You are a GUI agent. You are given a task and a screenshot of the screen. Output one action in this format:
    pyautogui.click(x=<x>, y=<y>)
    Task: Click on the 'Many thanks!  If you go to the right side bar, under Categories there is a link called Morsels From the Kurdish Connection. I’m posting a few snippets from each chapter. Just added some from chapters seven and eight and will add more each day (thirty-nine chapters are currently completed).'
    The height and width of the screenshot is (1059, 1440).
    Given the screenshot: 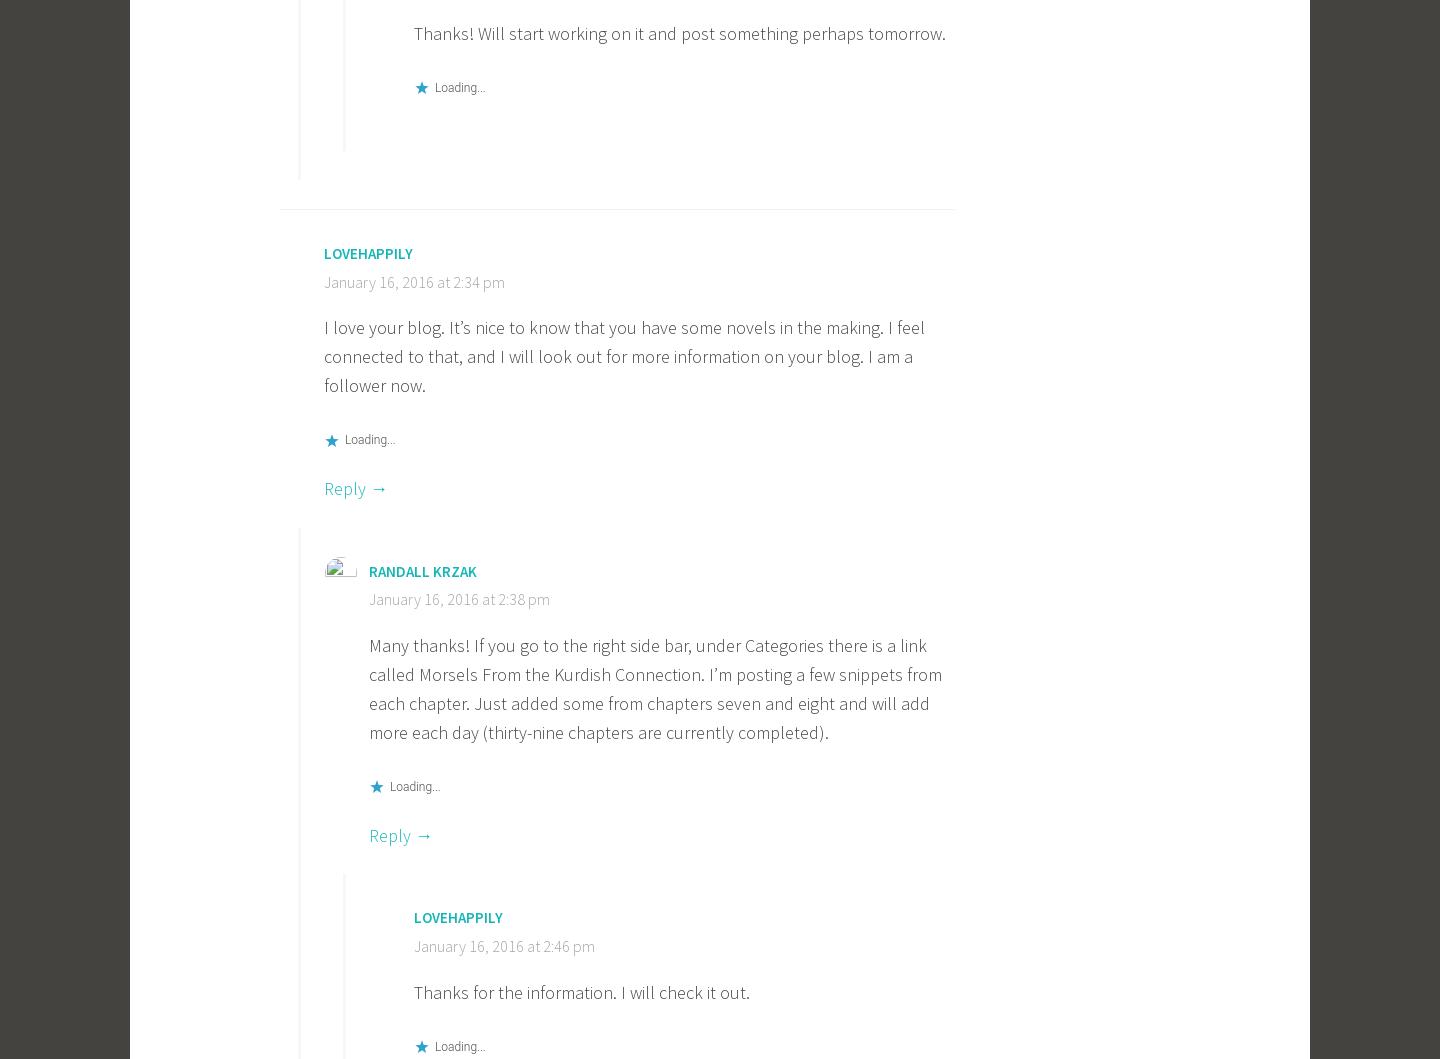 What is the action you would take?
    pyautogui.click(x=654, y=688)
    